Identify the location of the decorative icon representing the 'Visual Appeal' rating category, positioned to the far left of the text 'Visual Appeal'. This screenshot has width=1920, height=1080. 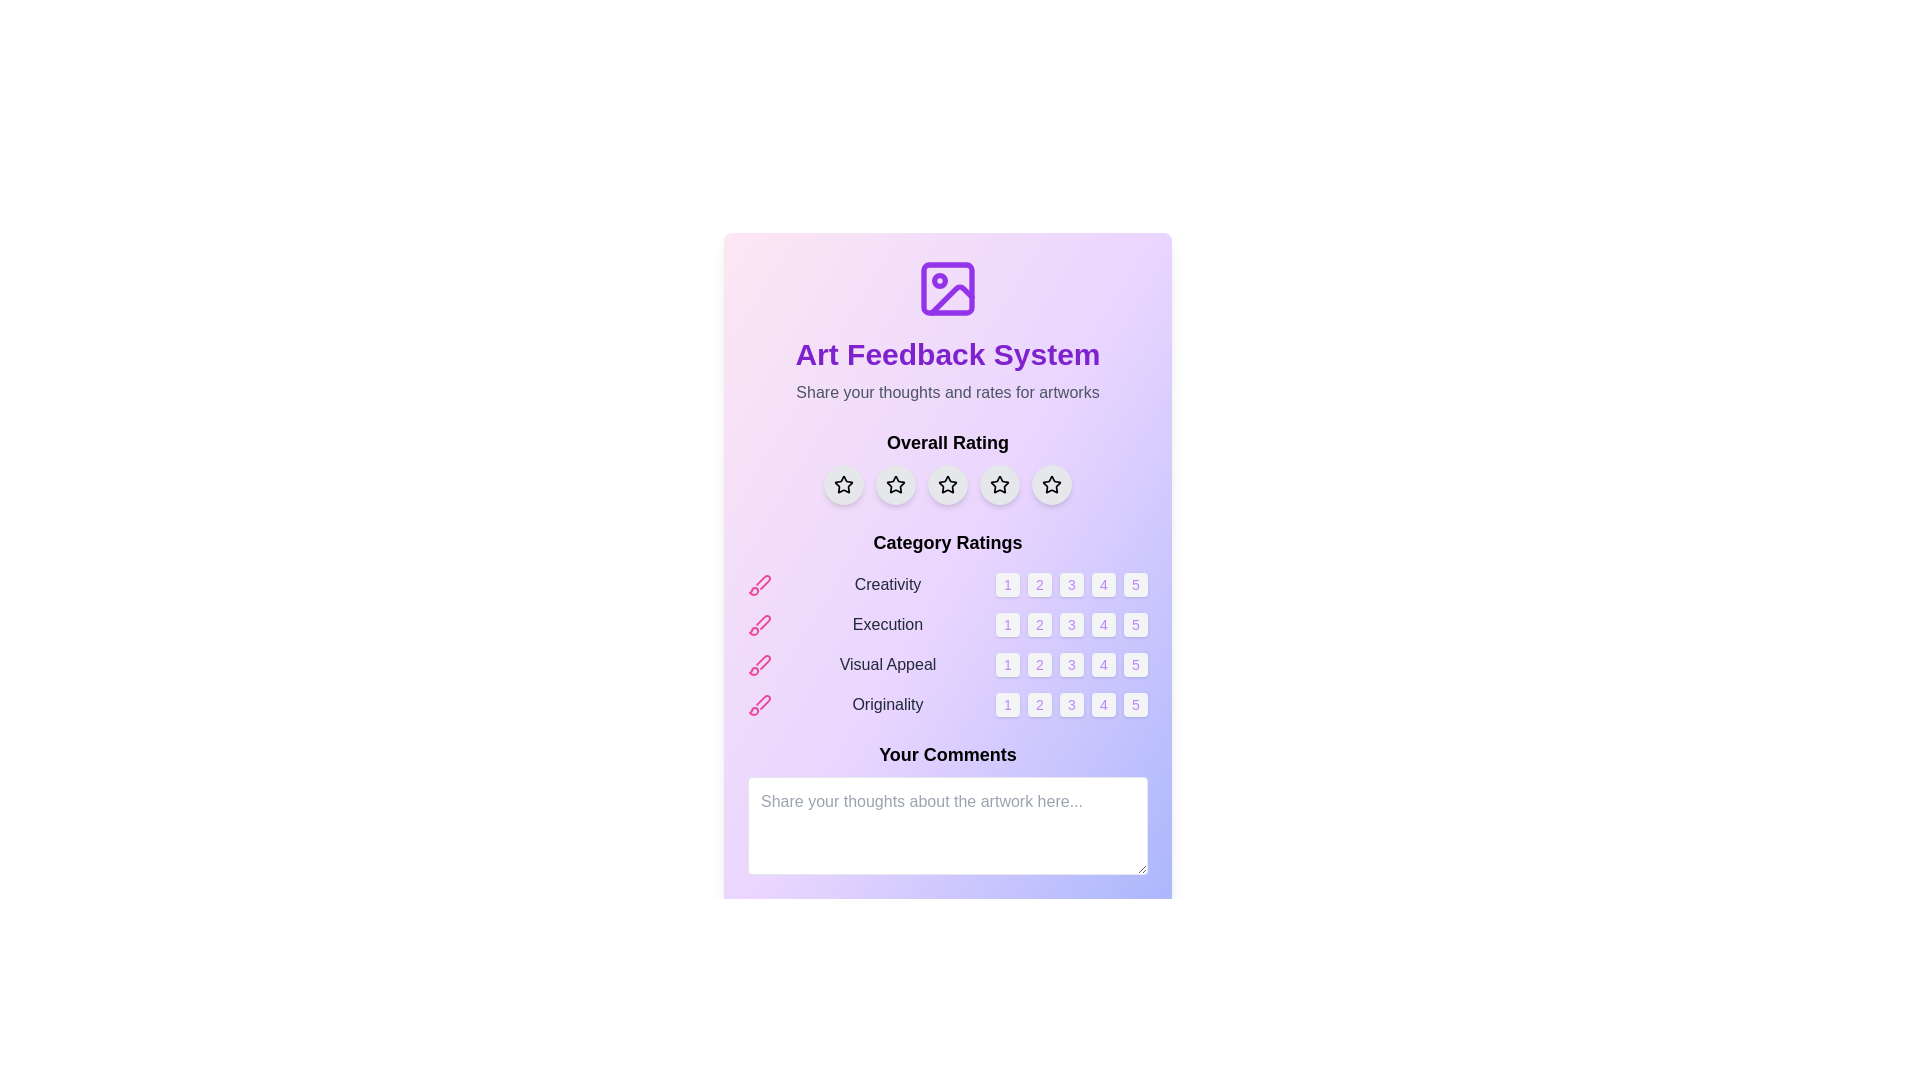
(758, 664).